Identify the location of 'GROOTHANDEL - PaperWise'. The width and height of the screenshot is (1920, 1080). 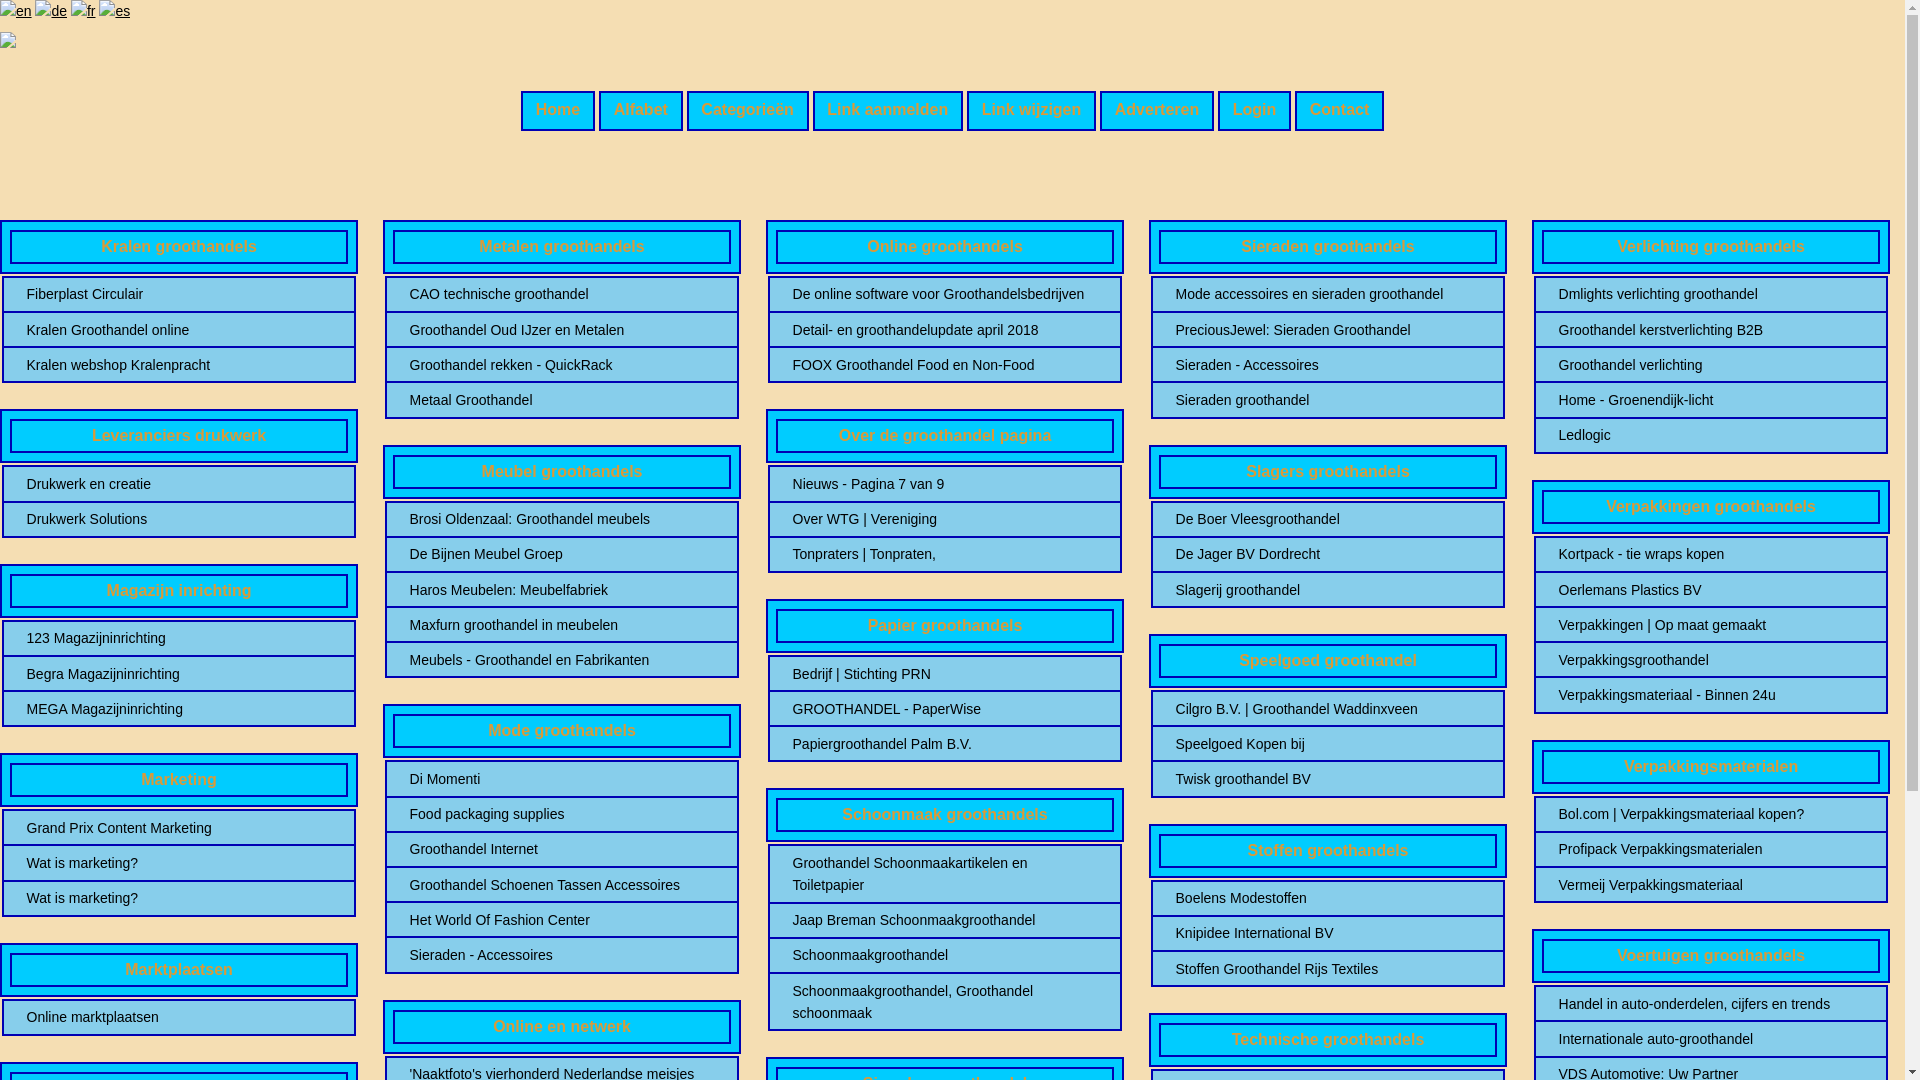
(944, 708).